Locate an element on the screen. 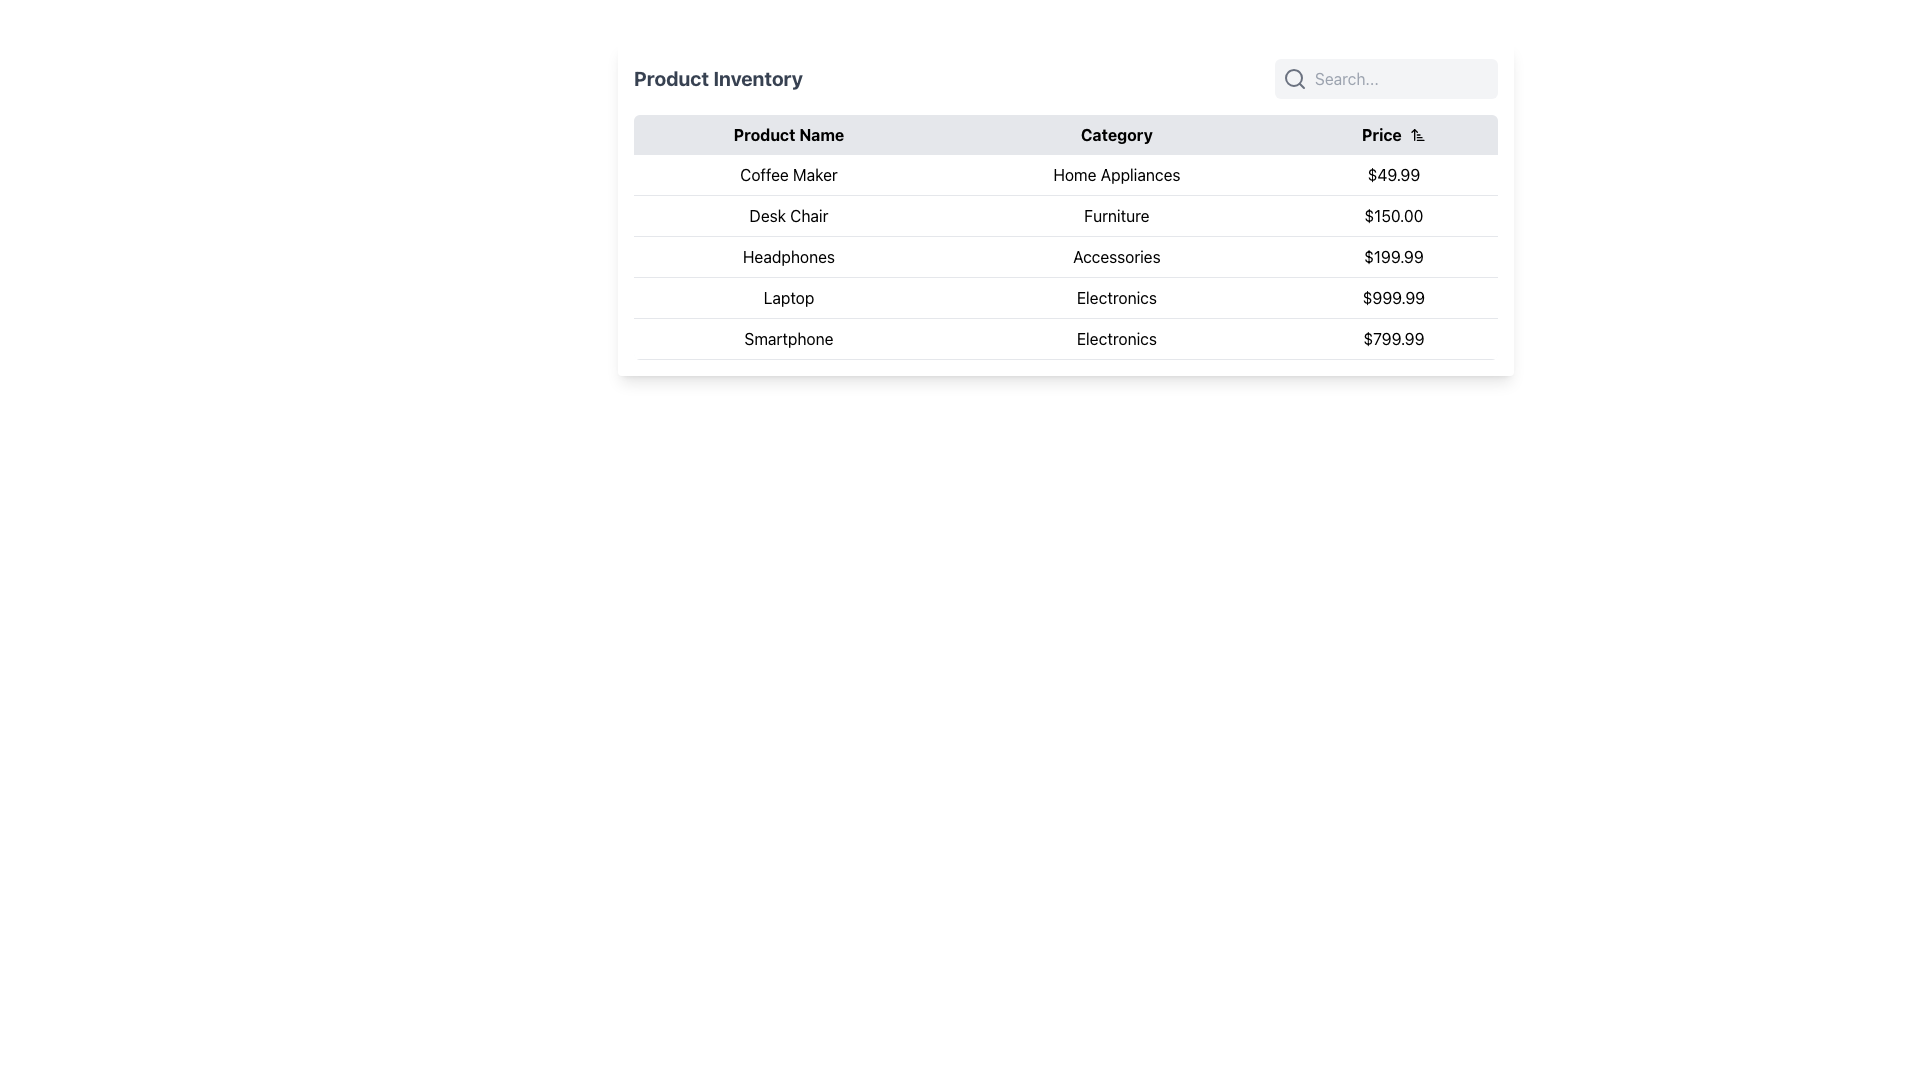 The height and width of the screenshot is (1080, 1920). the search icon located at the top-right corner of the interface, adjacent to the search text input field, within a rounded rectangular box with a light gray background is located at coordinates (1295, 77).